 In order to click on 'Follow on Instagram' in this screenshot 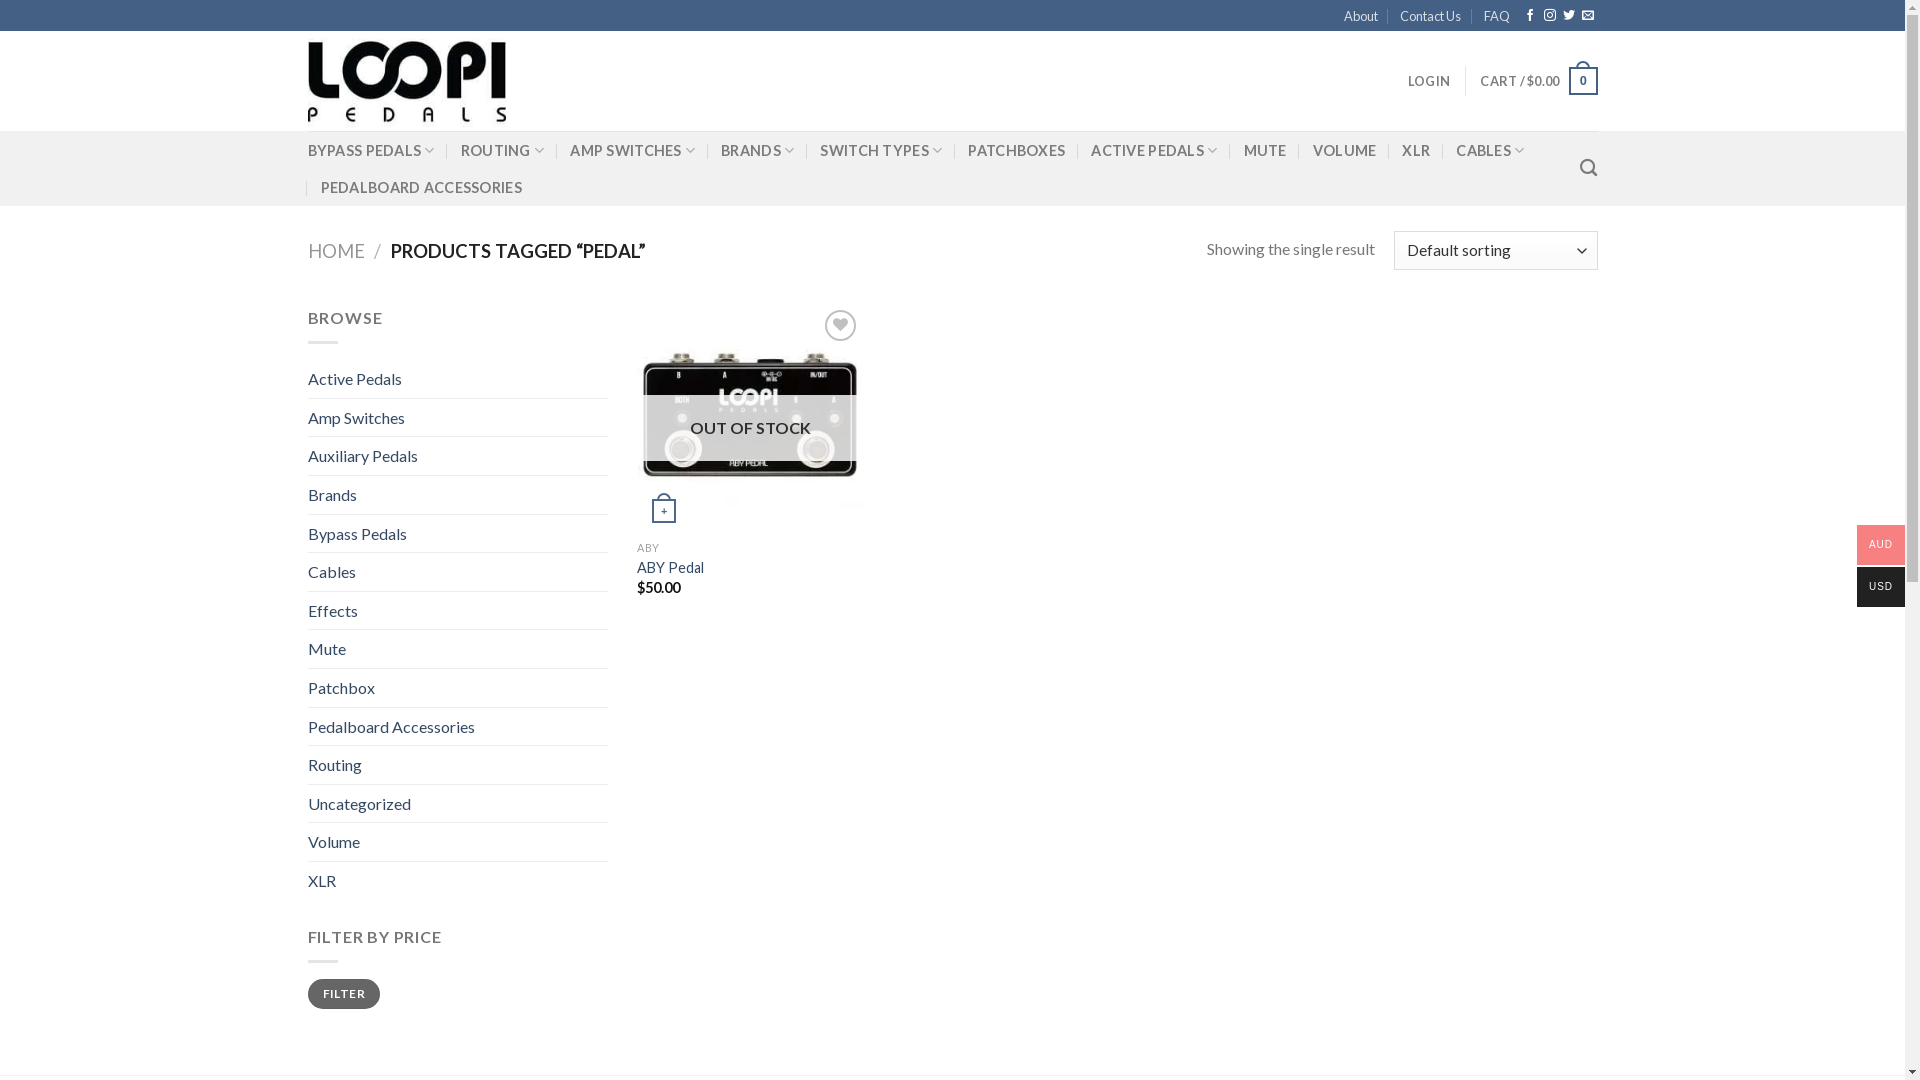, I will do `click(1549, 15)`.